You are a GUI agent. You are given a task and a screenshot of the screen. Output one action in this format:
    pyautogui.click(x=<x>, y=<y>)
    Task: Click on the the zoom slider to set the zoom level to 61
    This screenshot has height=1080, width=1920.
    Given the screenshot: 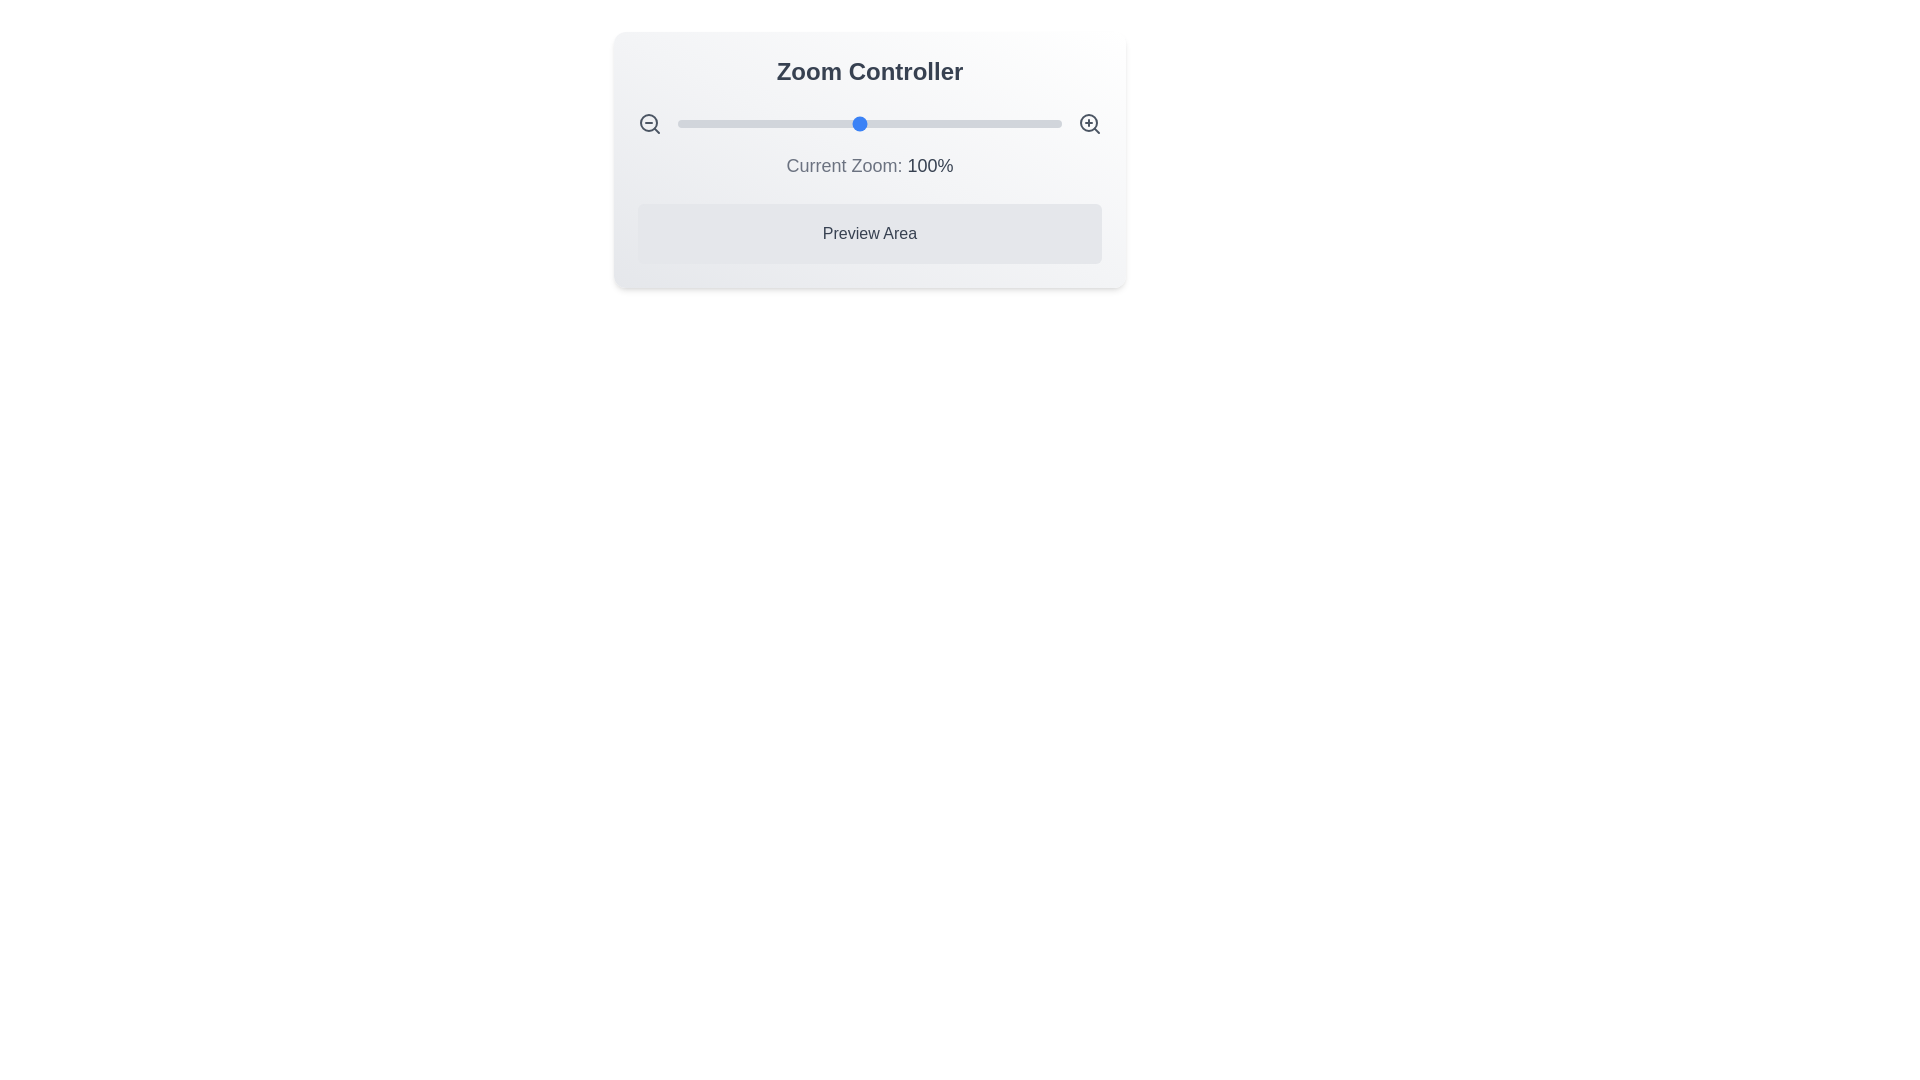 What is the action you would take?
    pyautogui.click(x=780, y=123)
    